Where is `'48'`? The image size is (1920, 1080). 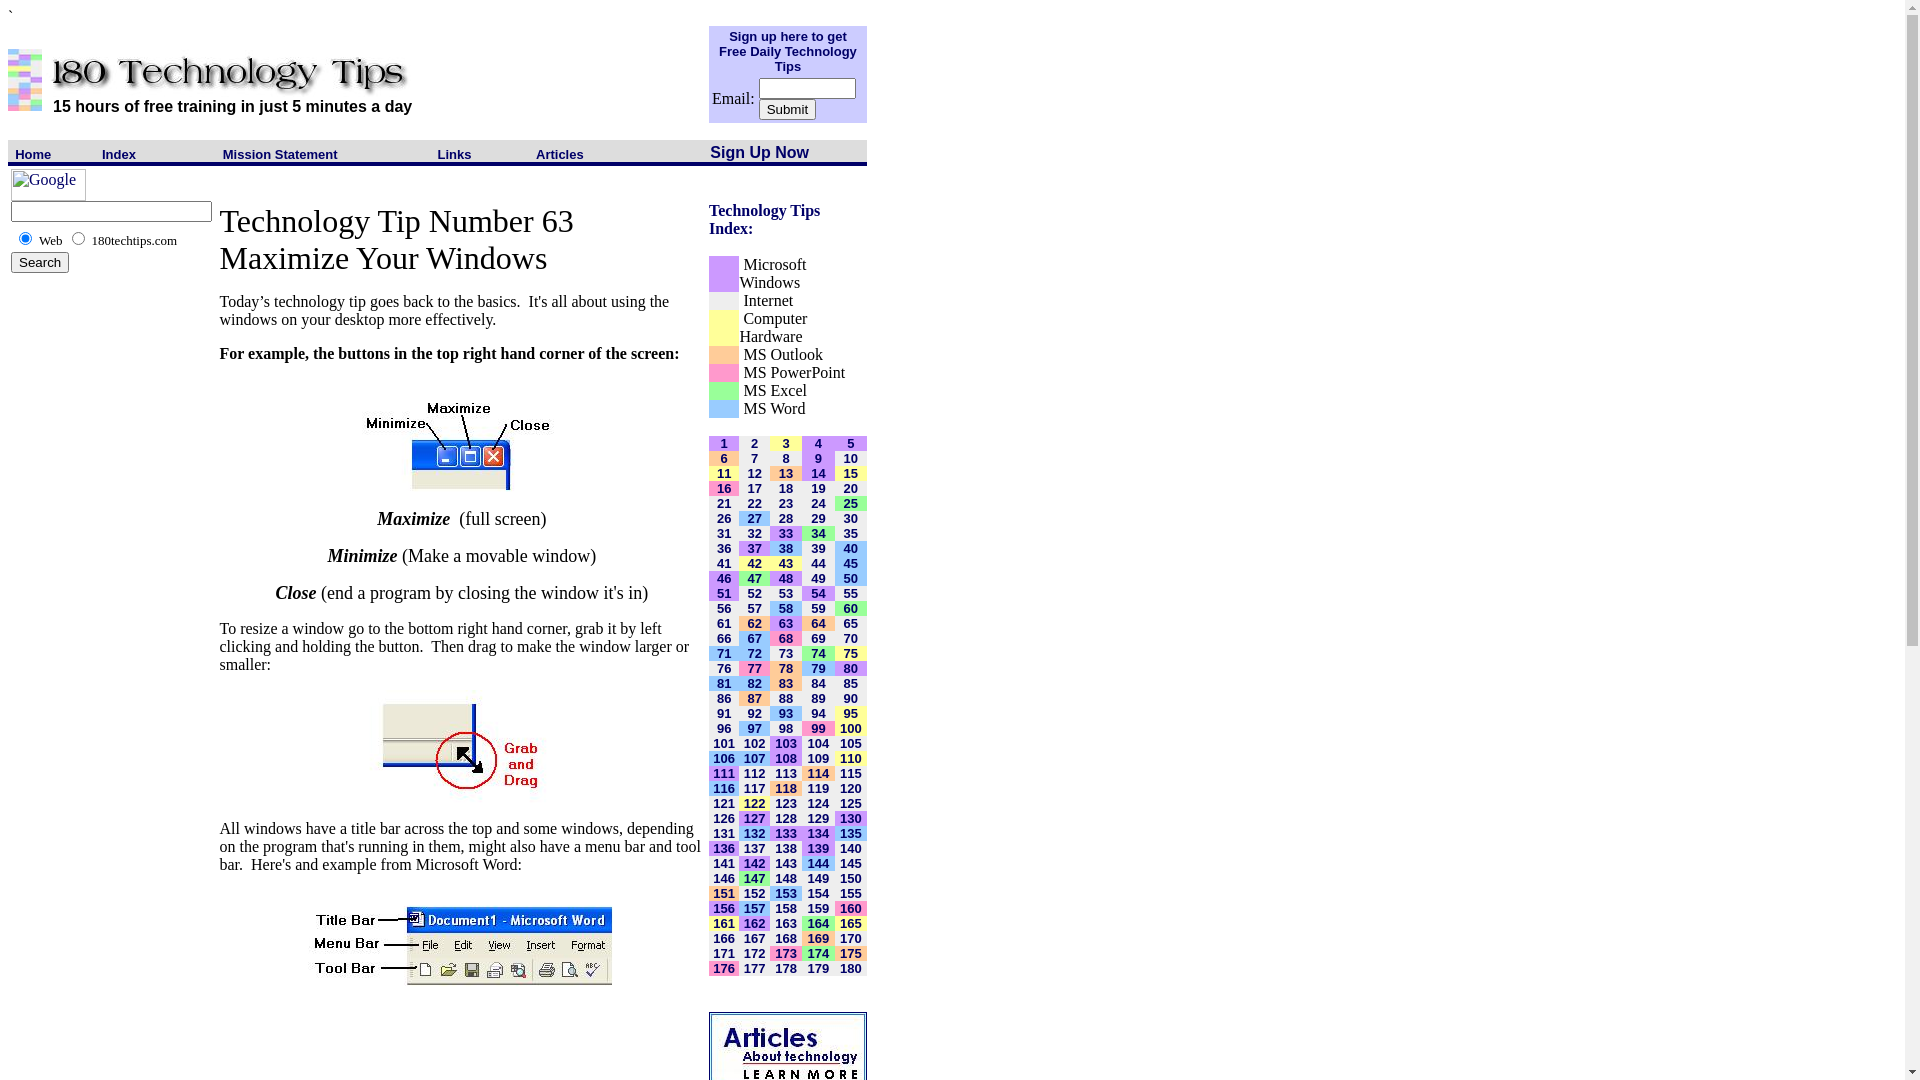
'48' is located at coordinates (785, 578).